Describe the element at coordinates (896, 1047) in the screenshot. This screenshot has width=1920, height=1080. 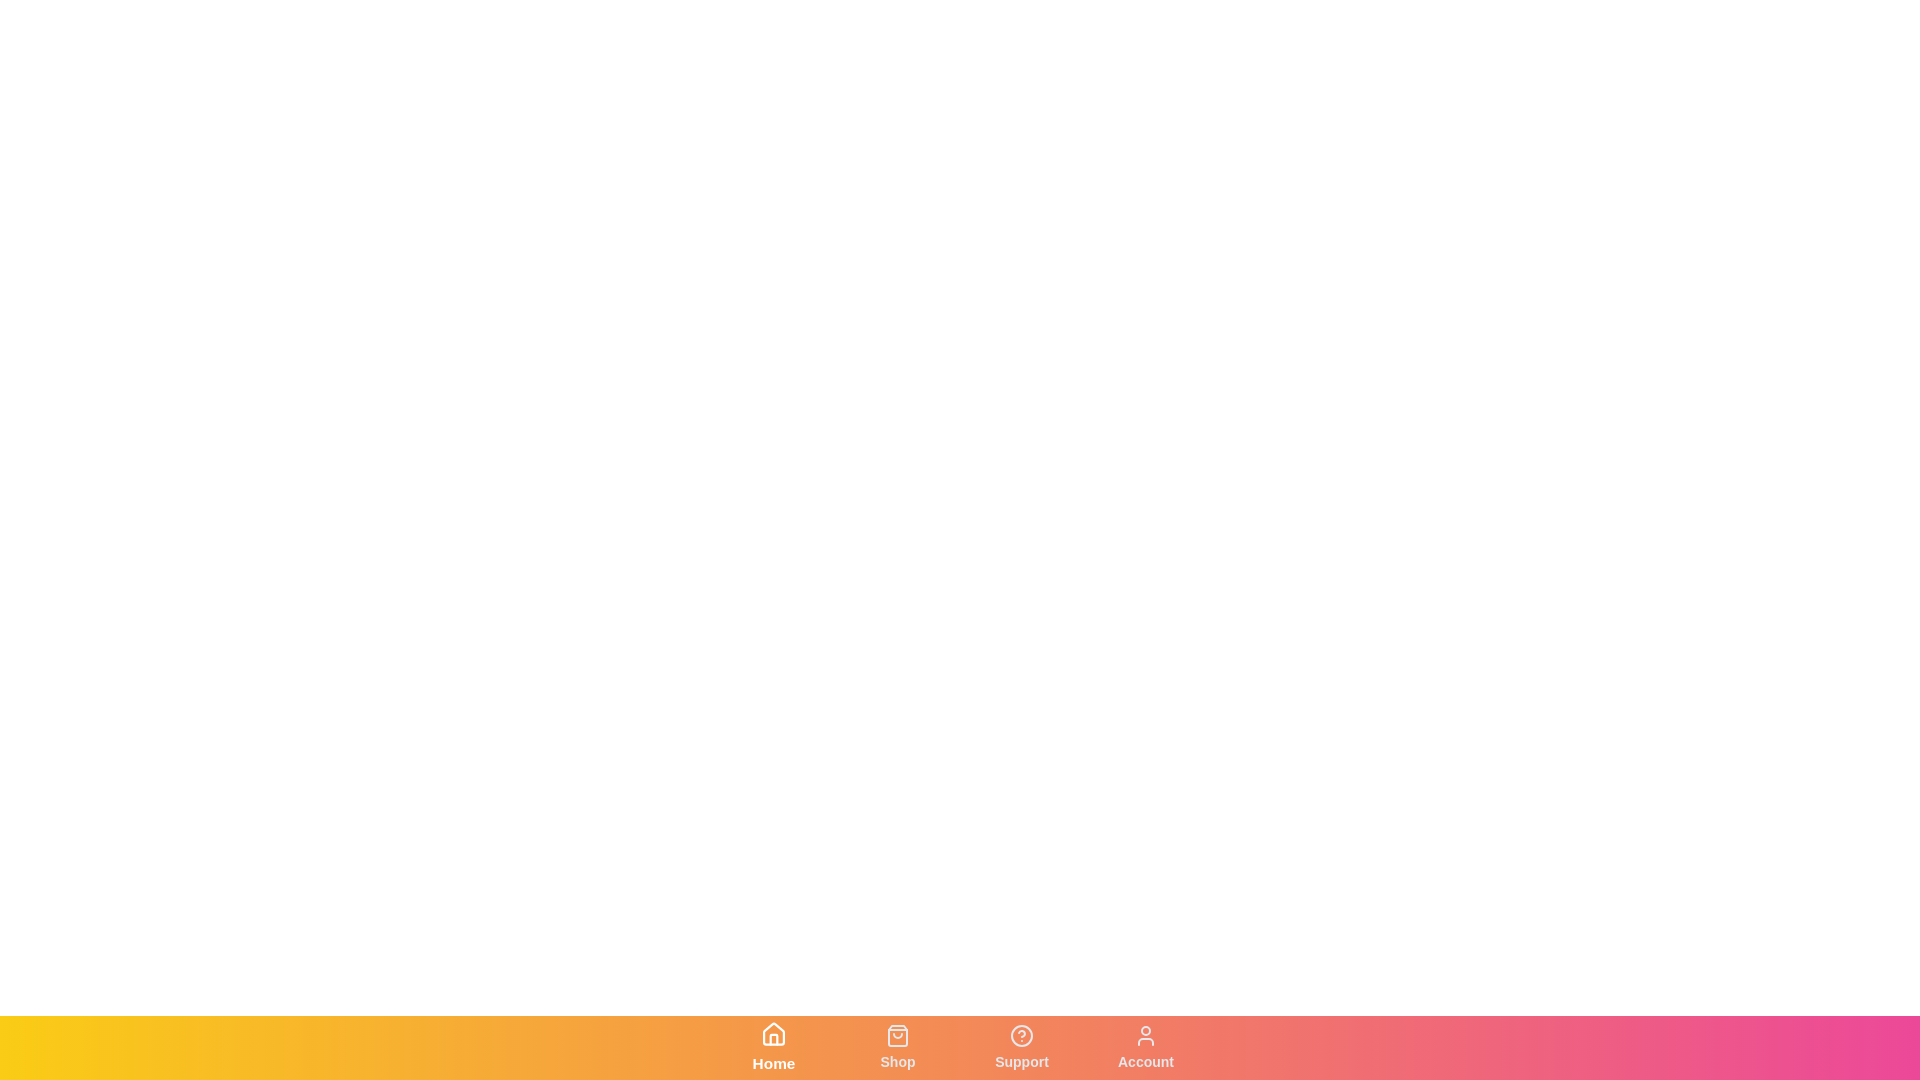
I see `the Shop tab from the navigation bar` at that location.